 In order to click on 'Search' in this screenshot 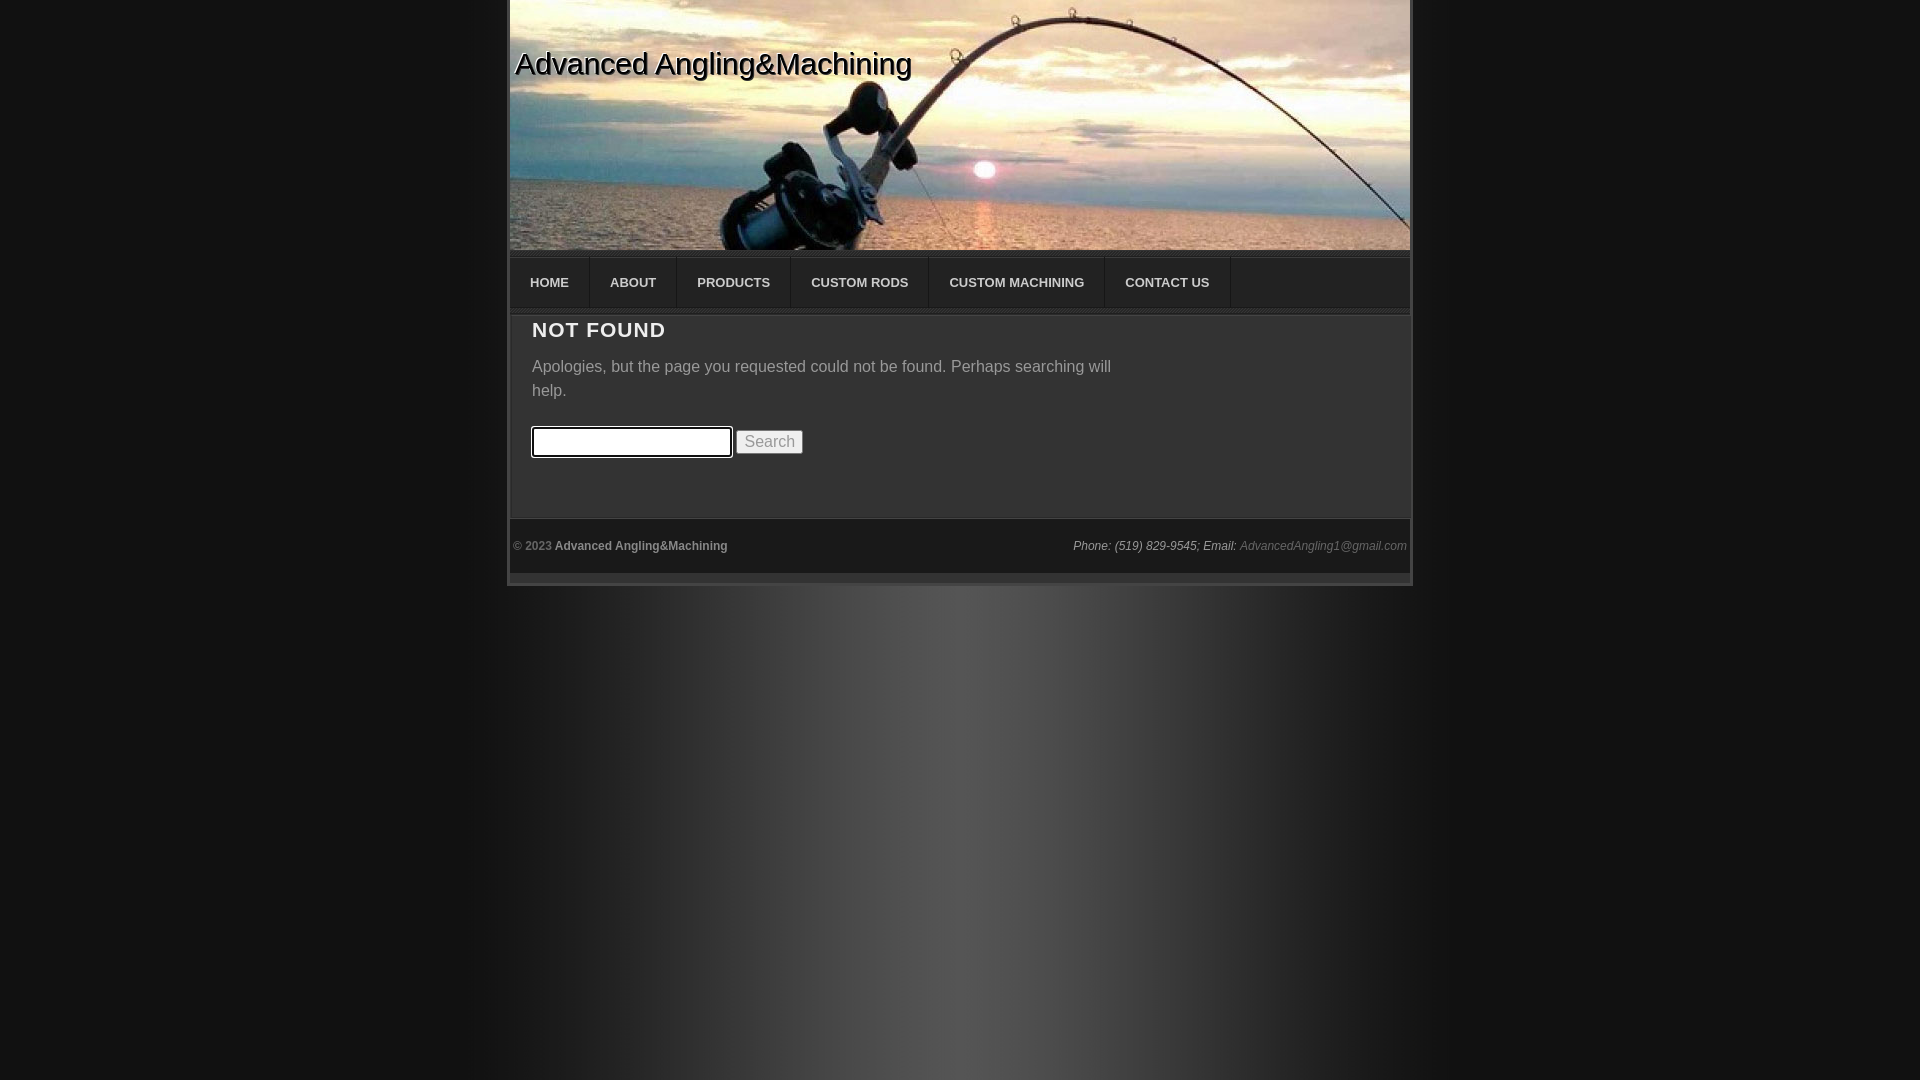, I will do `click(768, 441)`.